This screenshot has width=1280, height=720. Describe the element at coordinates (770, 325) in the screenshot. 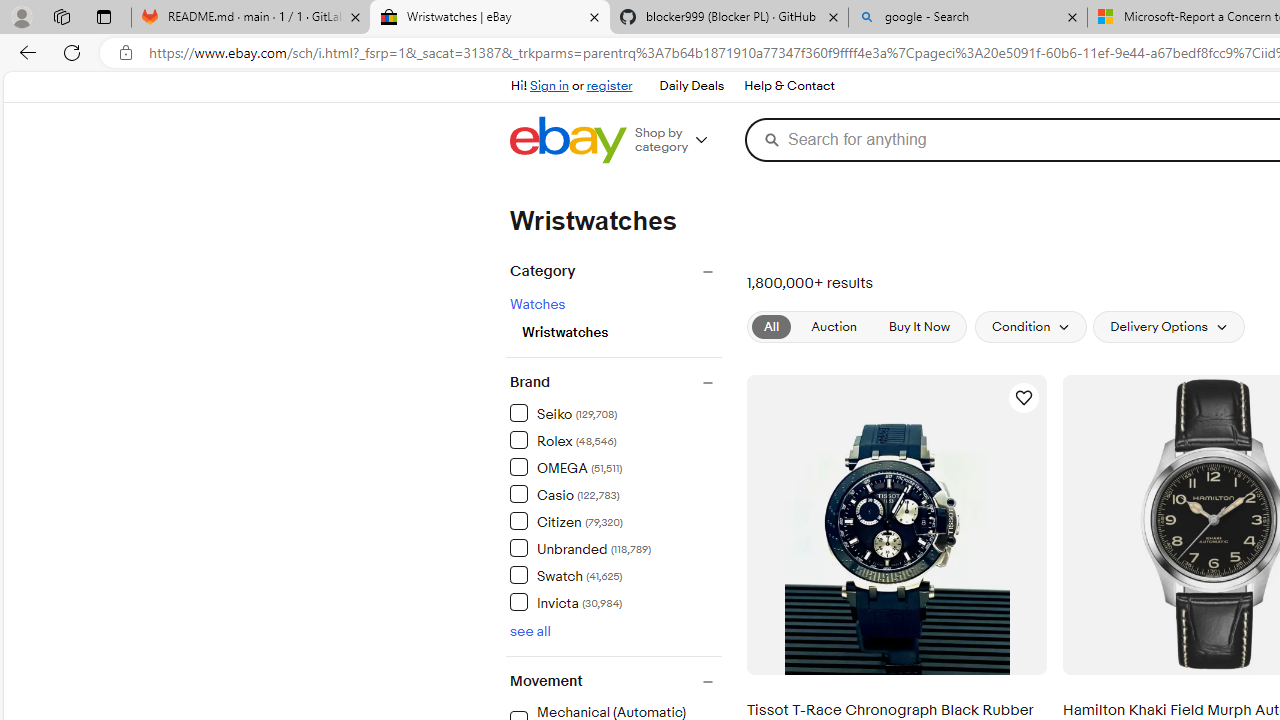

I see `'All'` at that location.